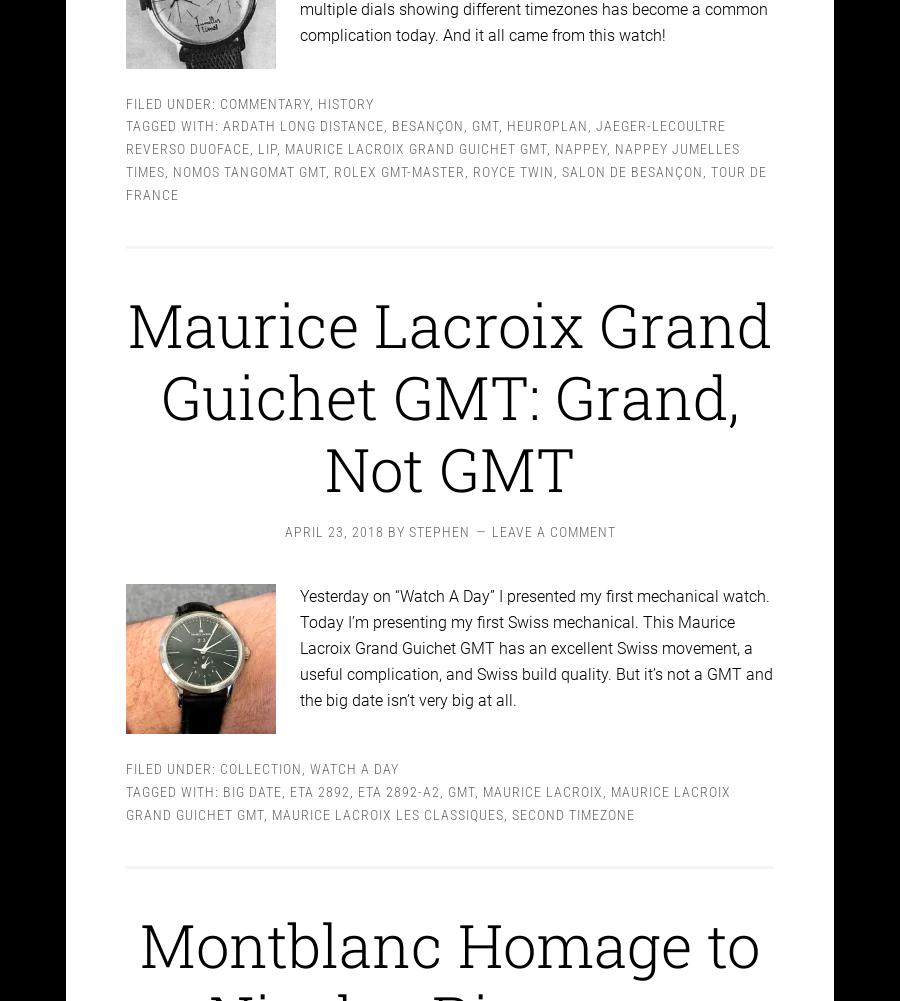 The width and height of the screenshot is (900, 1001). What do you see at coordinates (446, 165) in the screenshot?
I see `'Tour de France'` at bounding box center [446, 165].